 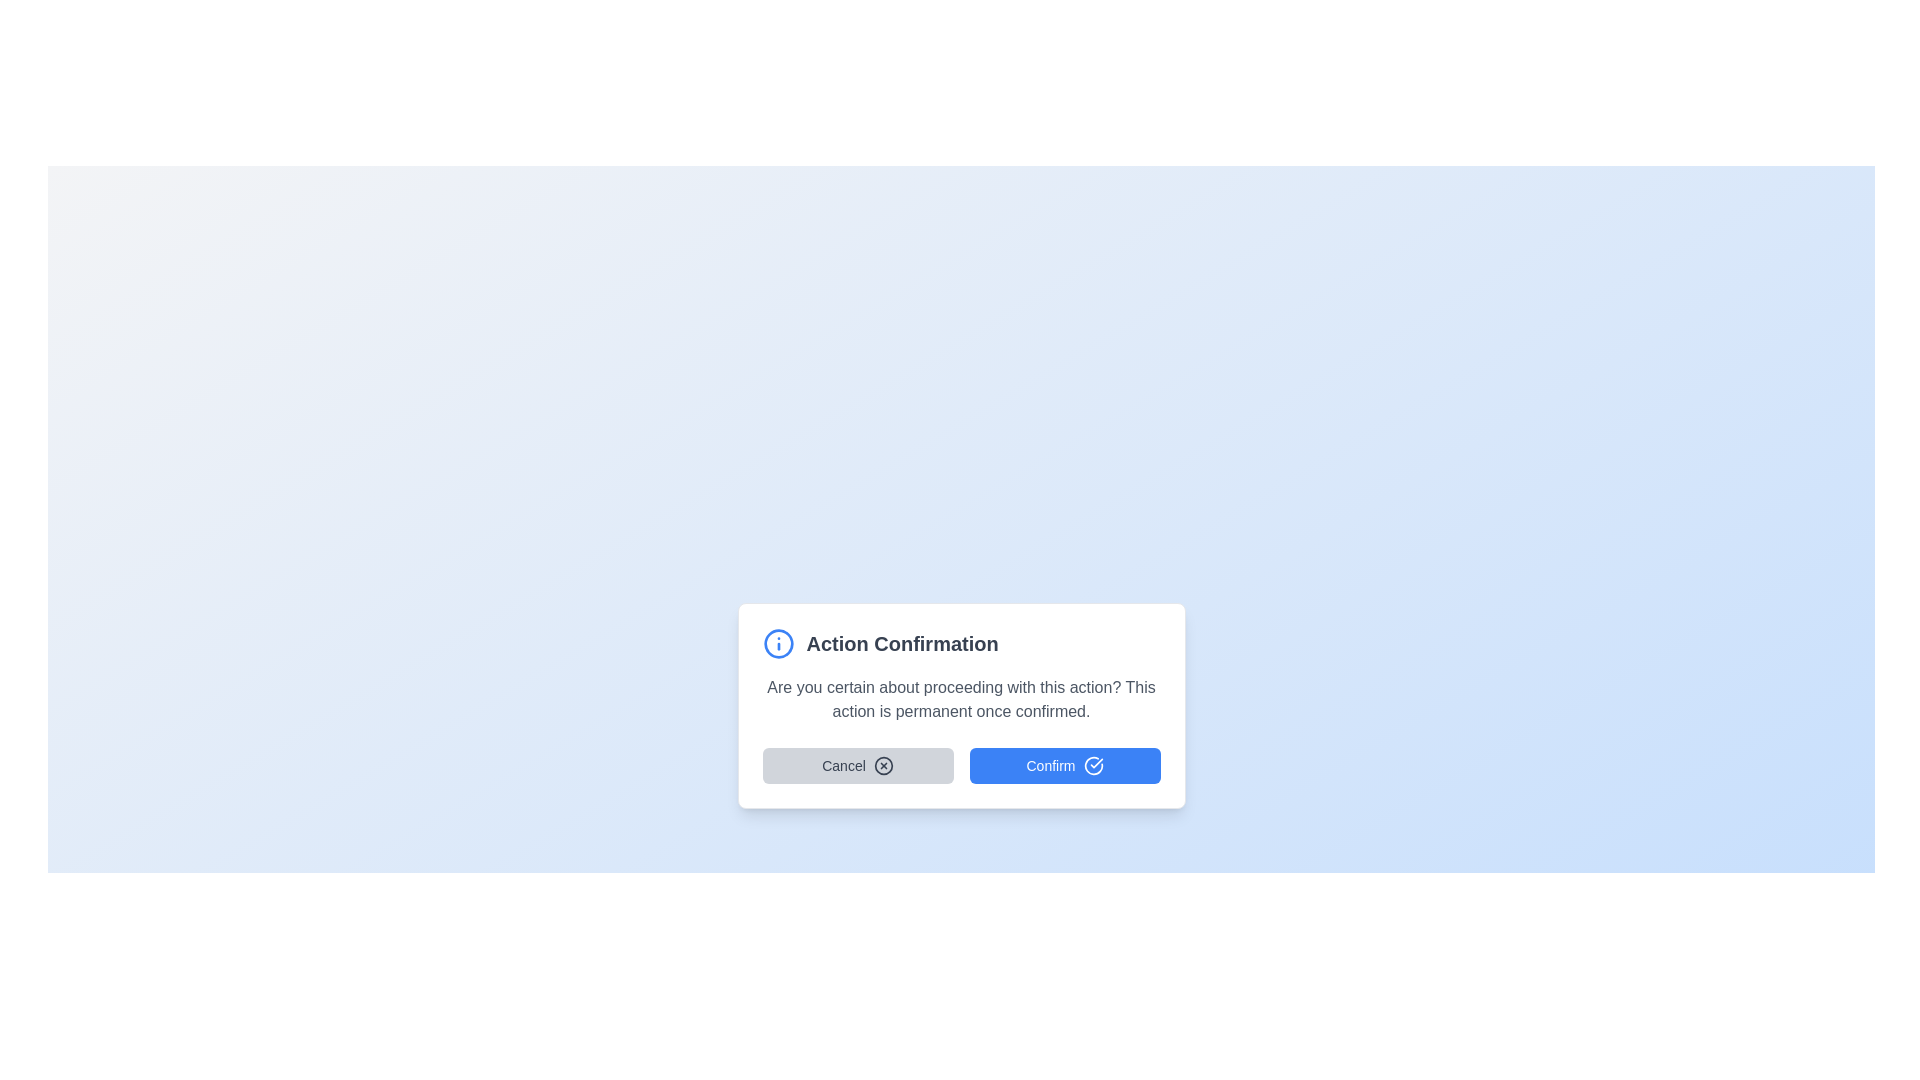 I want to click on the icon background element that visually represents the boundary of an icon, used for information or warnings, located near the top-left corner of a modal dialog above the 'Action Confirmation' text, so click(x=777, y=644).